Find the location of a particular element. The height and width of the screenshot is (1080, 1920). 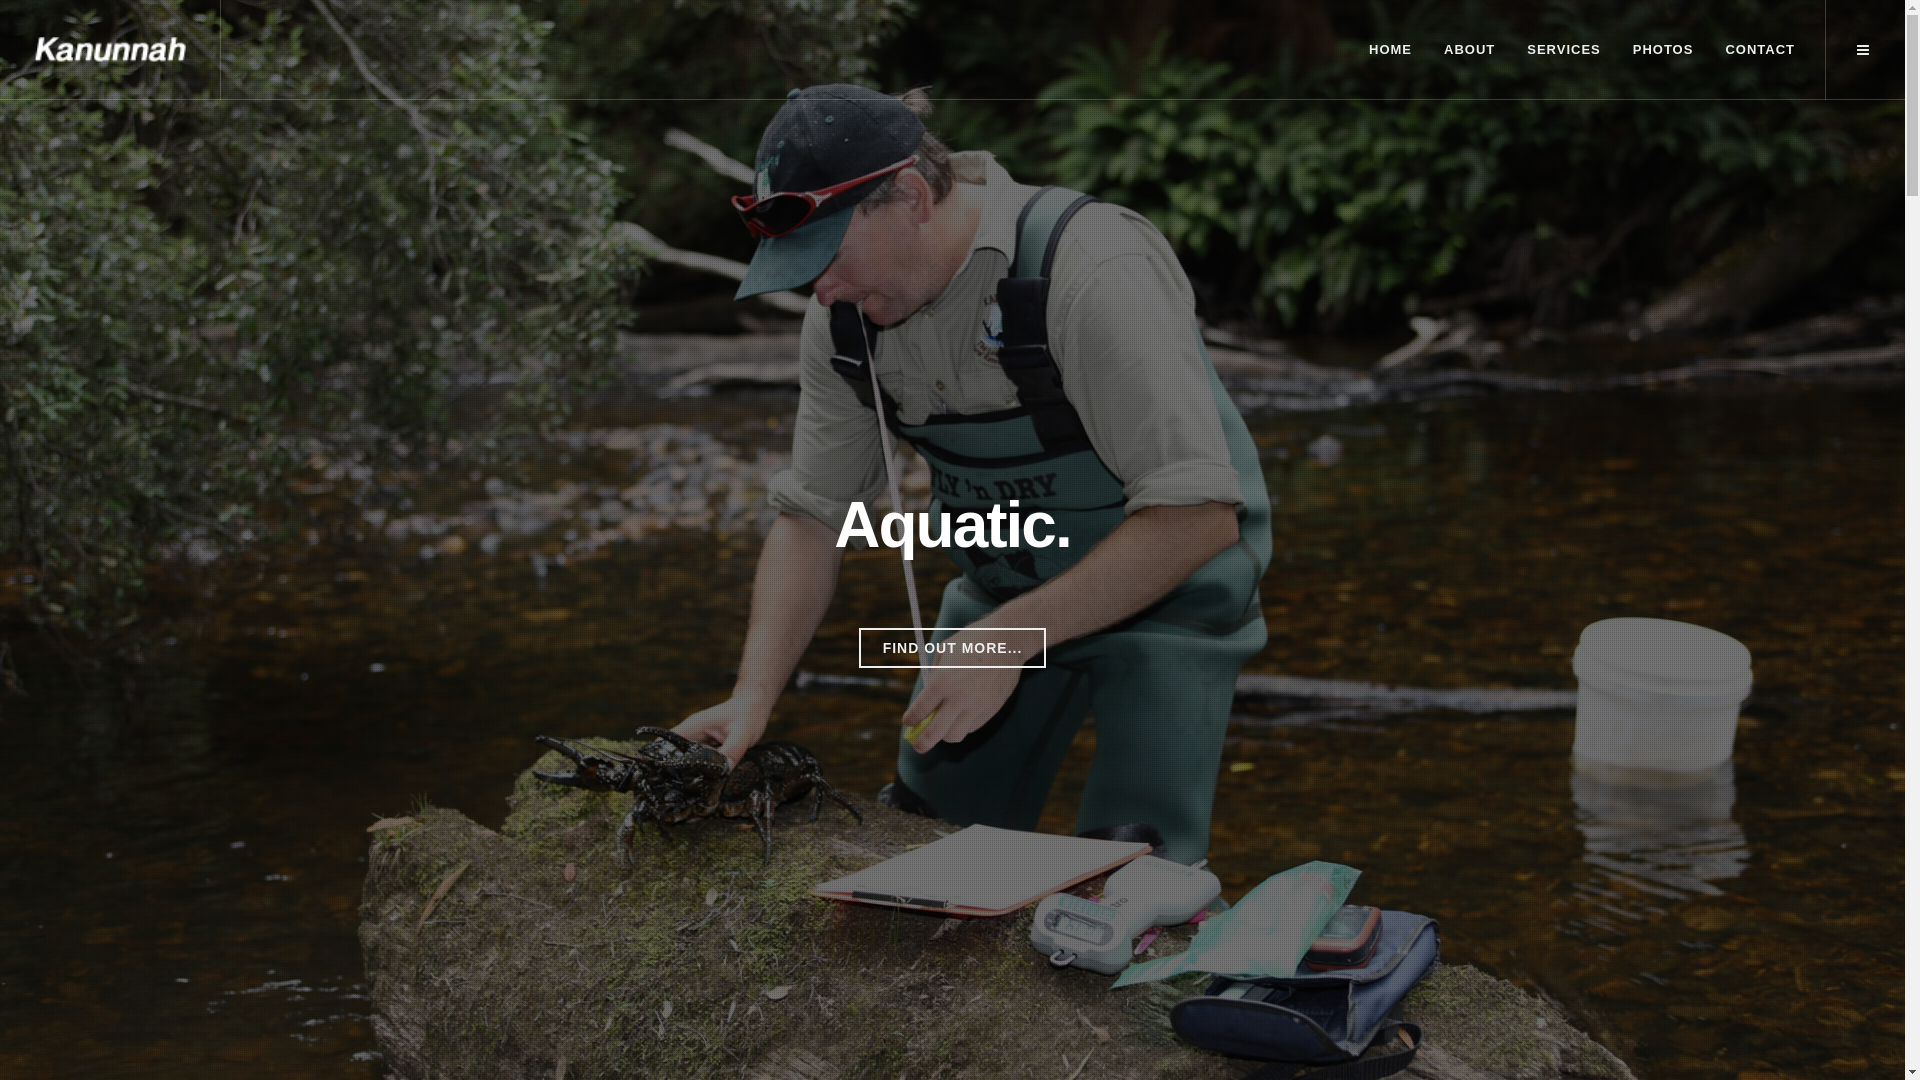

'ABOUT' is located at coordinates (1469, 49).